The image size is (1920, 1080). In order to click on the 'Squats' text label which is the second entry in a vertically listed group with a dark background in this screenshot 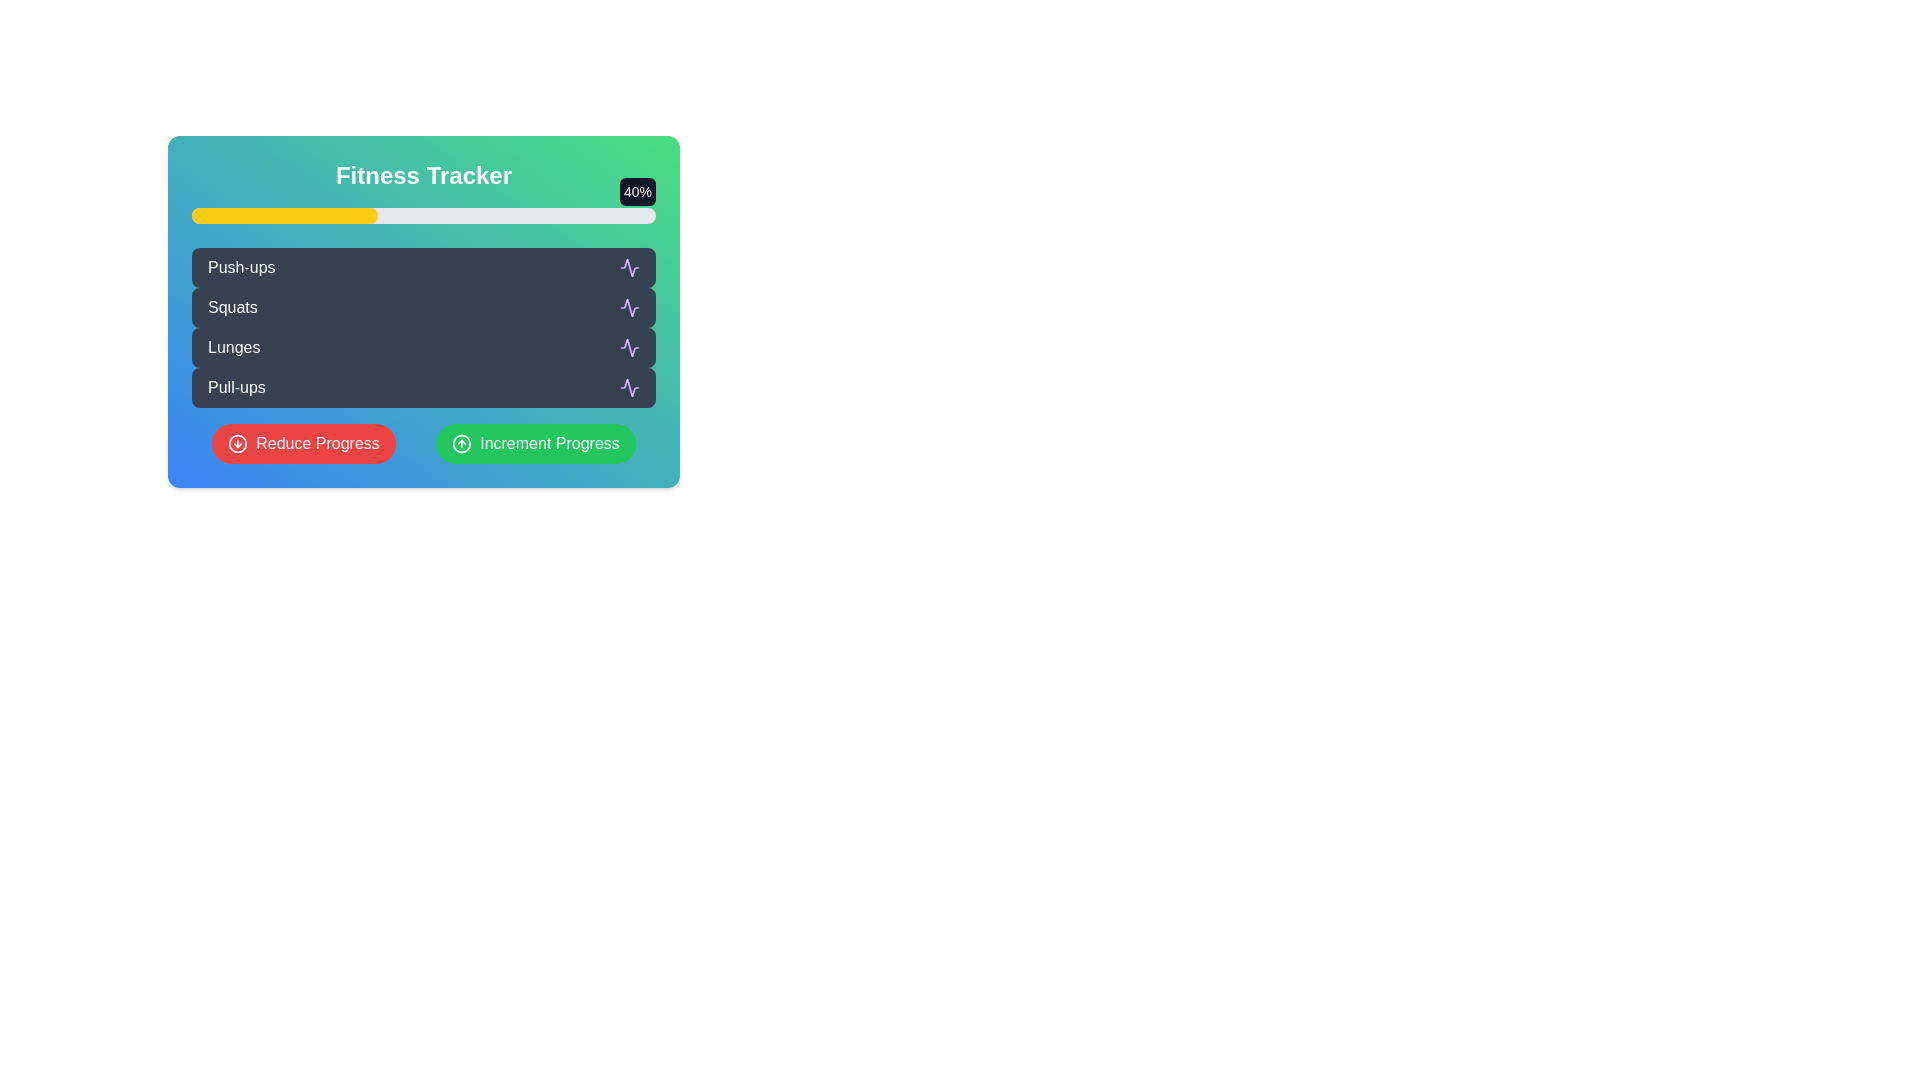, I will do `click(232, 308)`.